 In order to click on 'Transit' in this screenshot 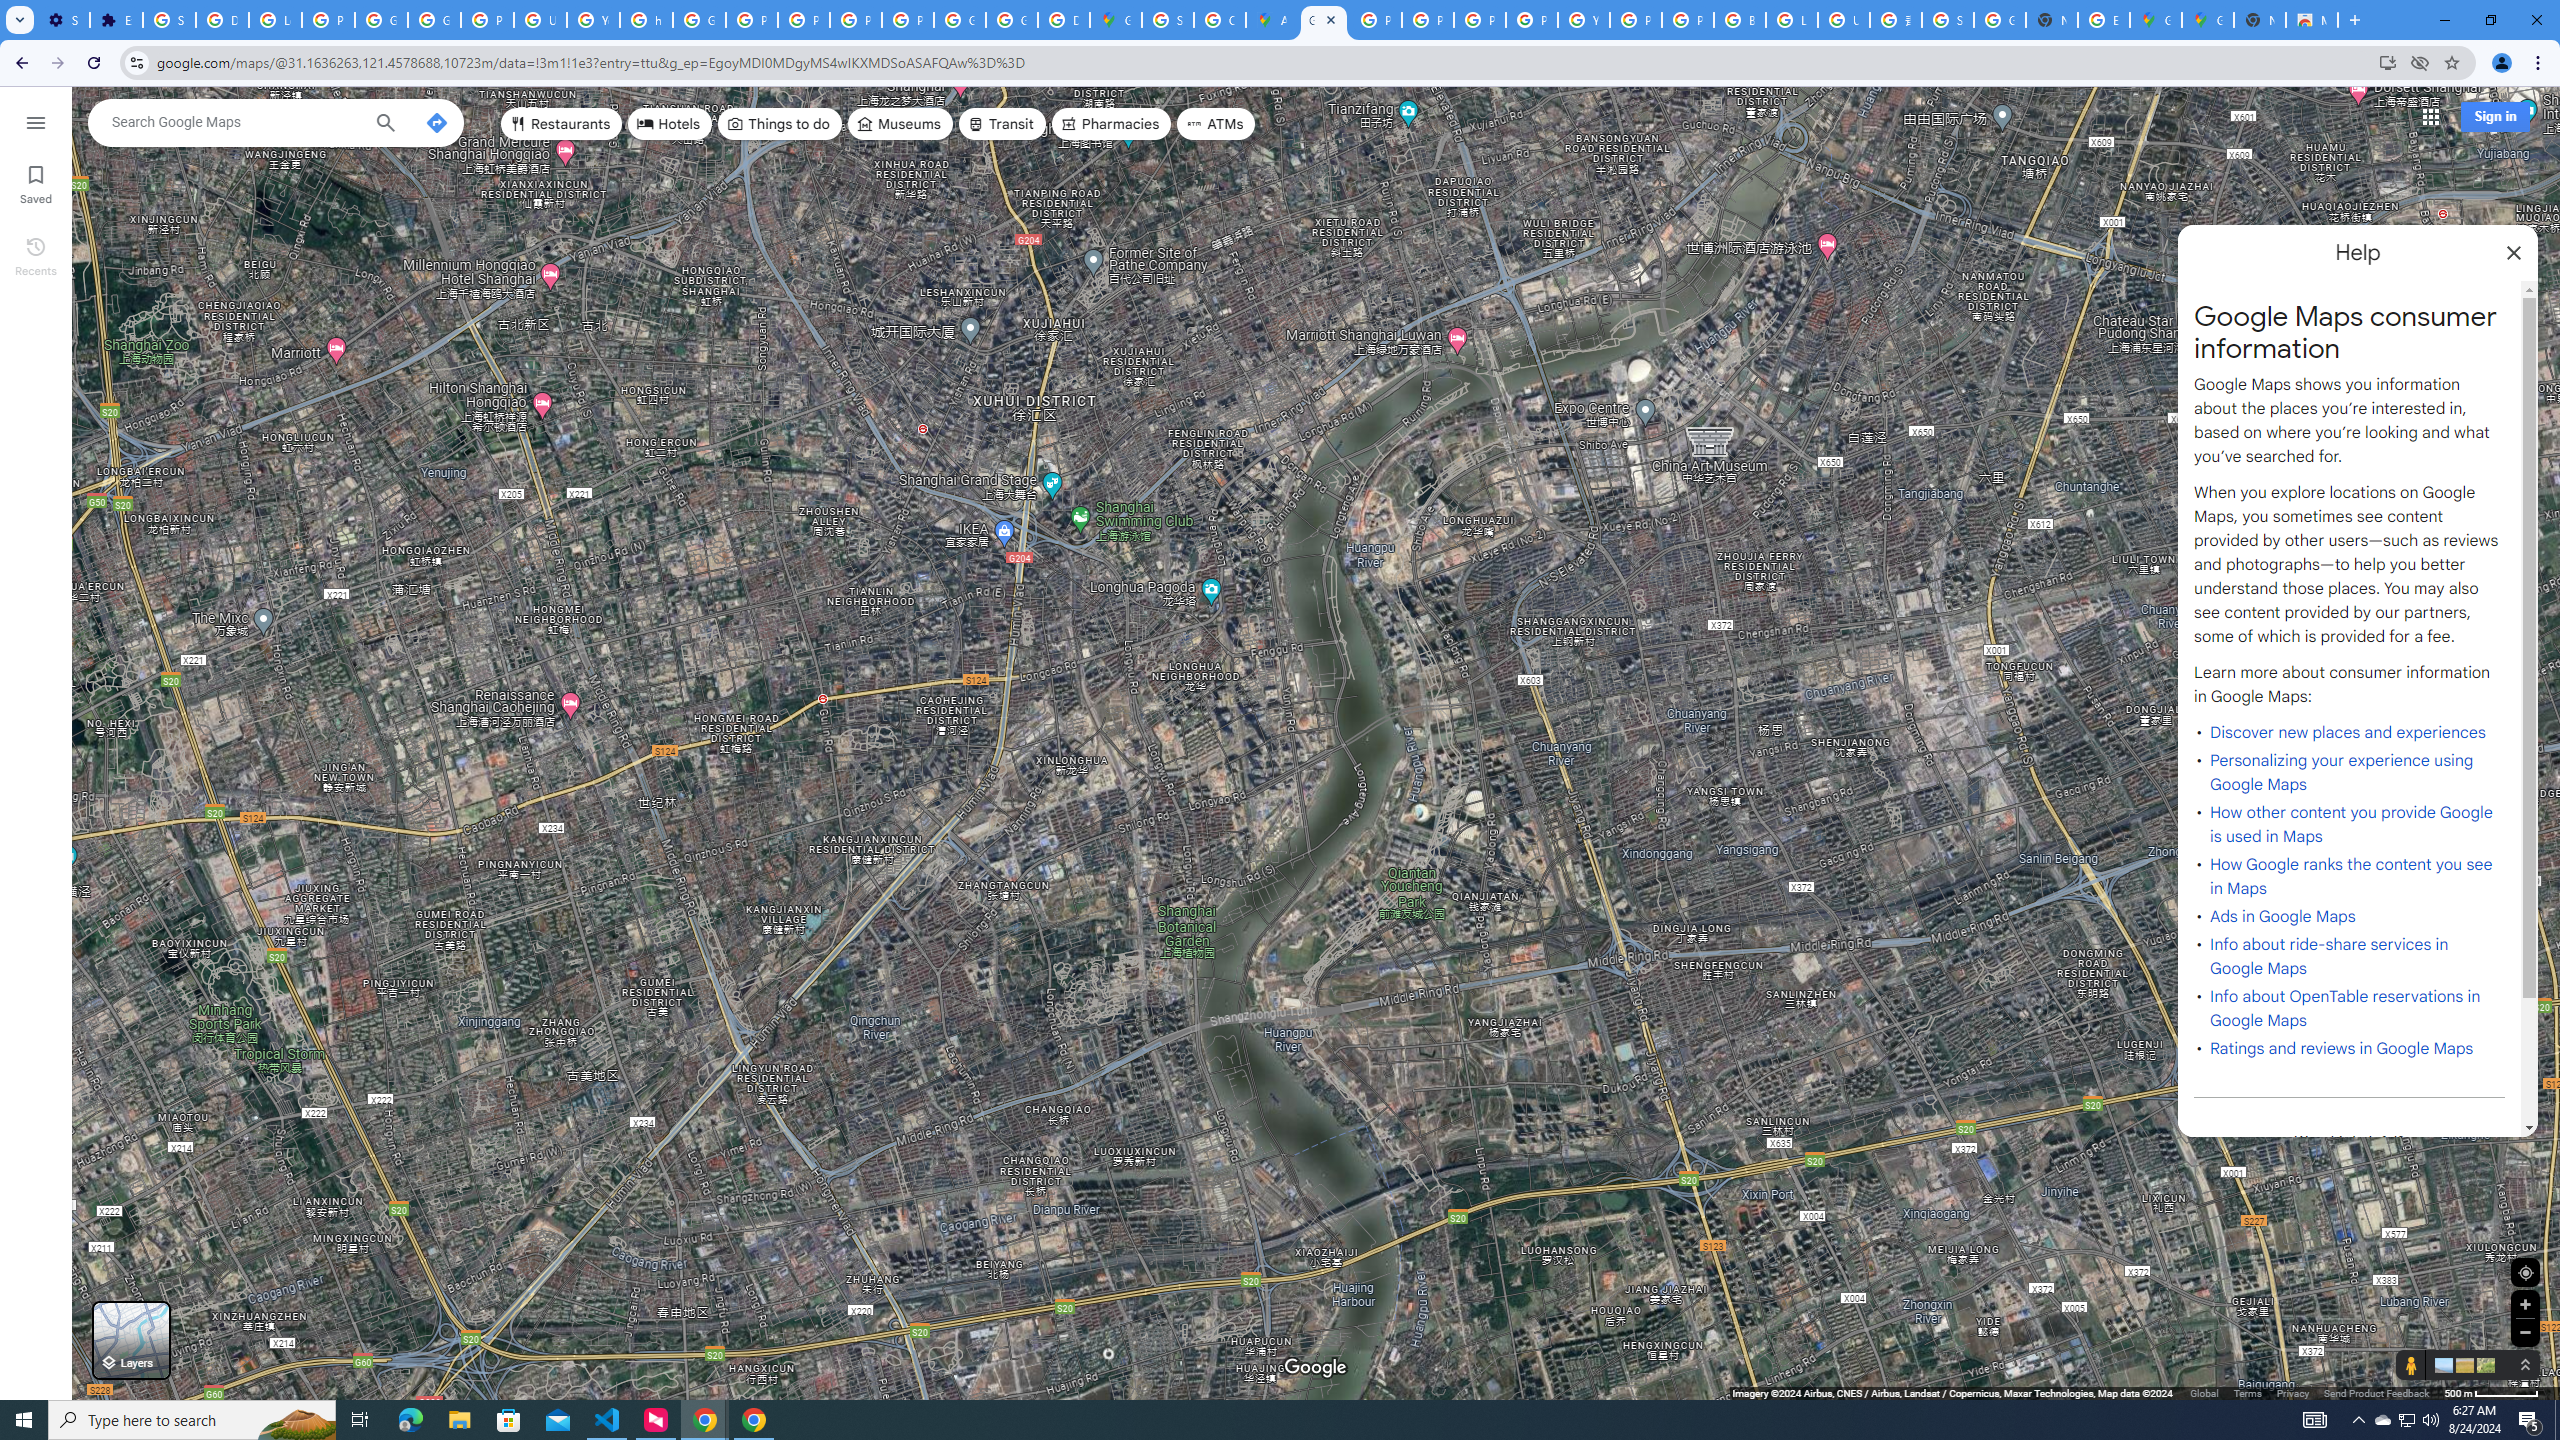, I will do `click(1002, 122)`.